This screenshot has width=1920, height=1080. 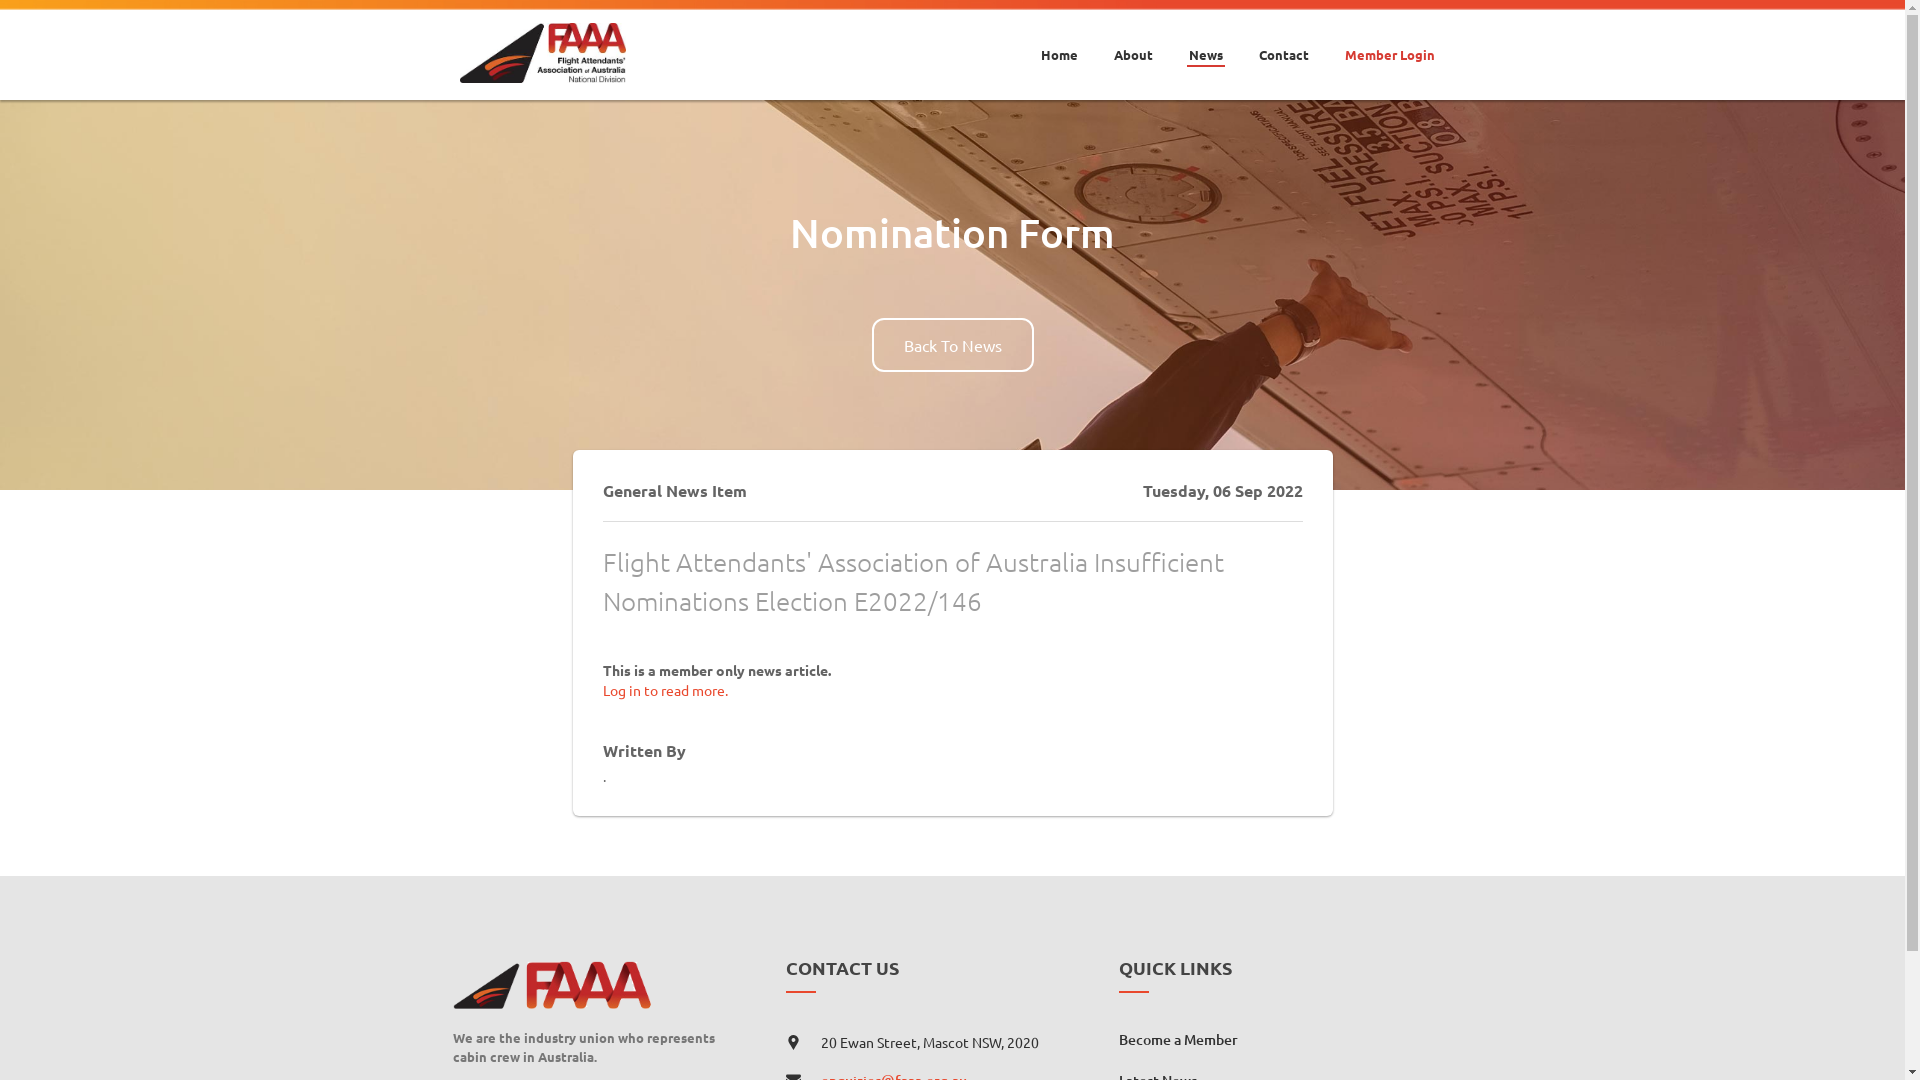 I want to click on 'Contact', so click(x=1282, y=41).